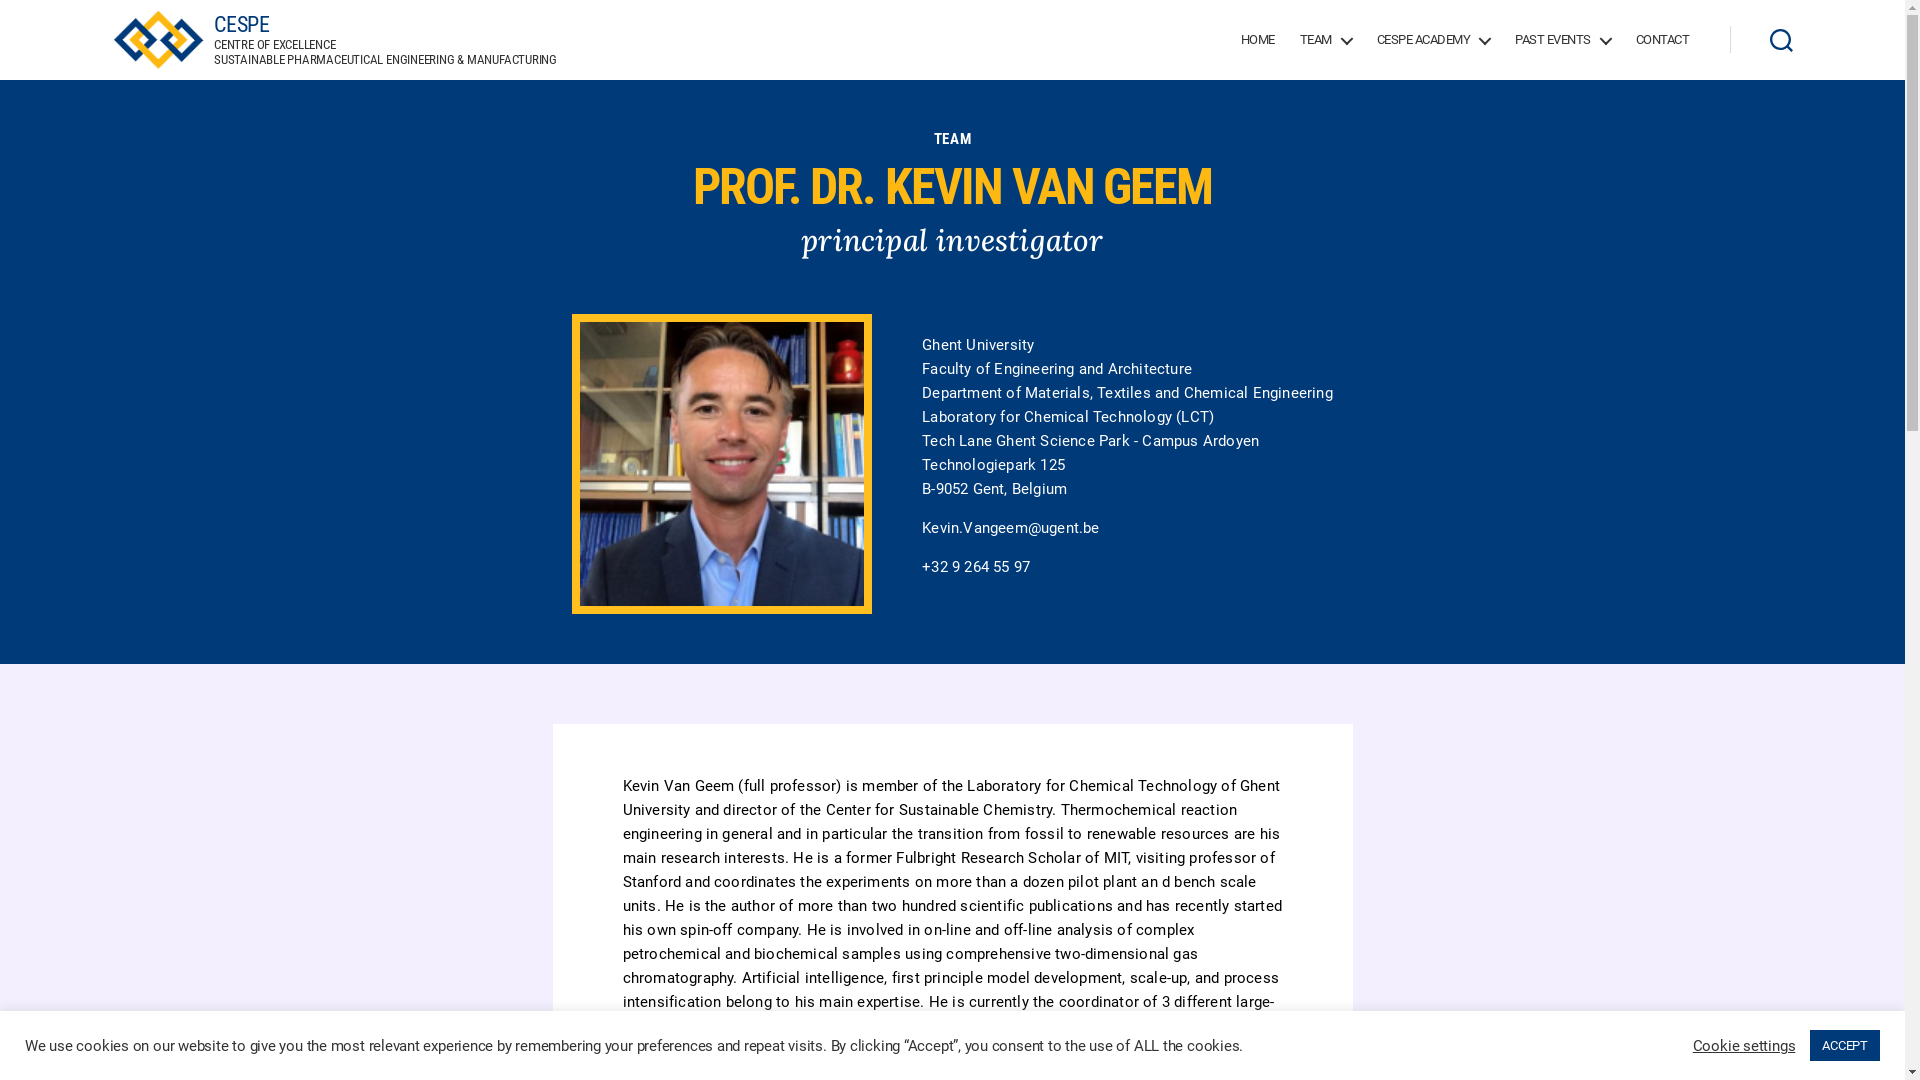 The width and height of the screenshot is (1920, 1080). What do you see at coordinates (951, 138) in the screenshot?
I see `'TEAM'` at bounding box center [951, 138].